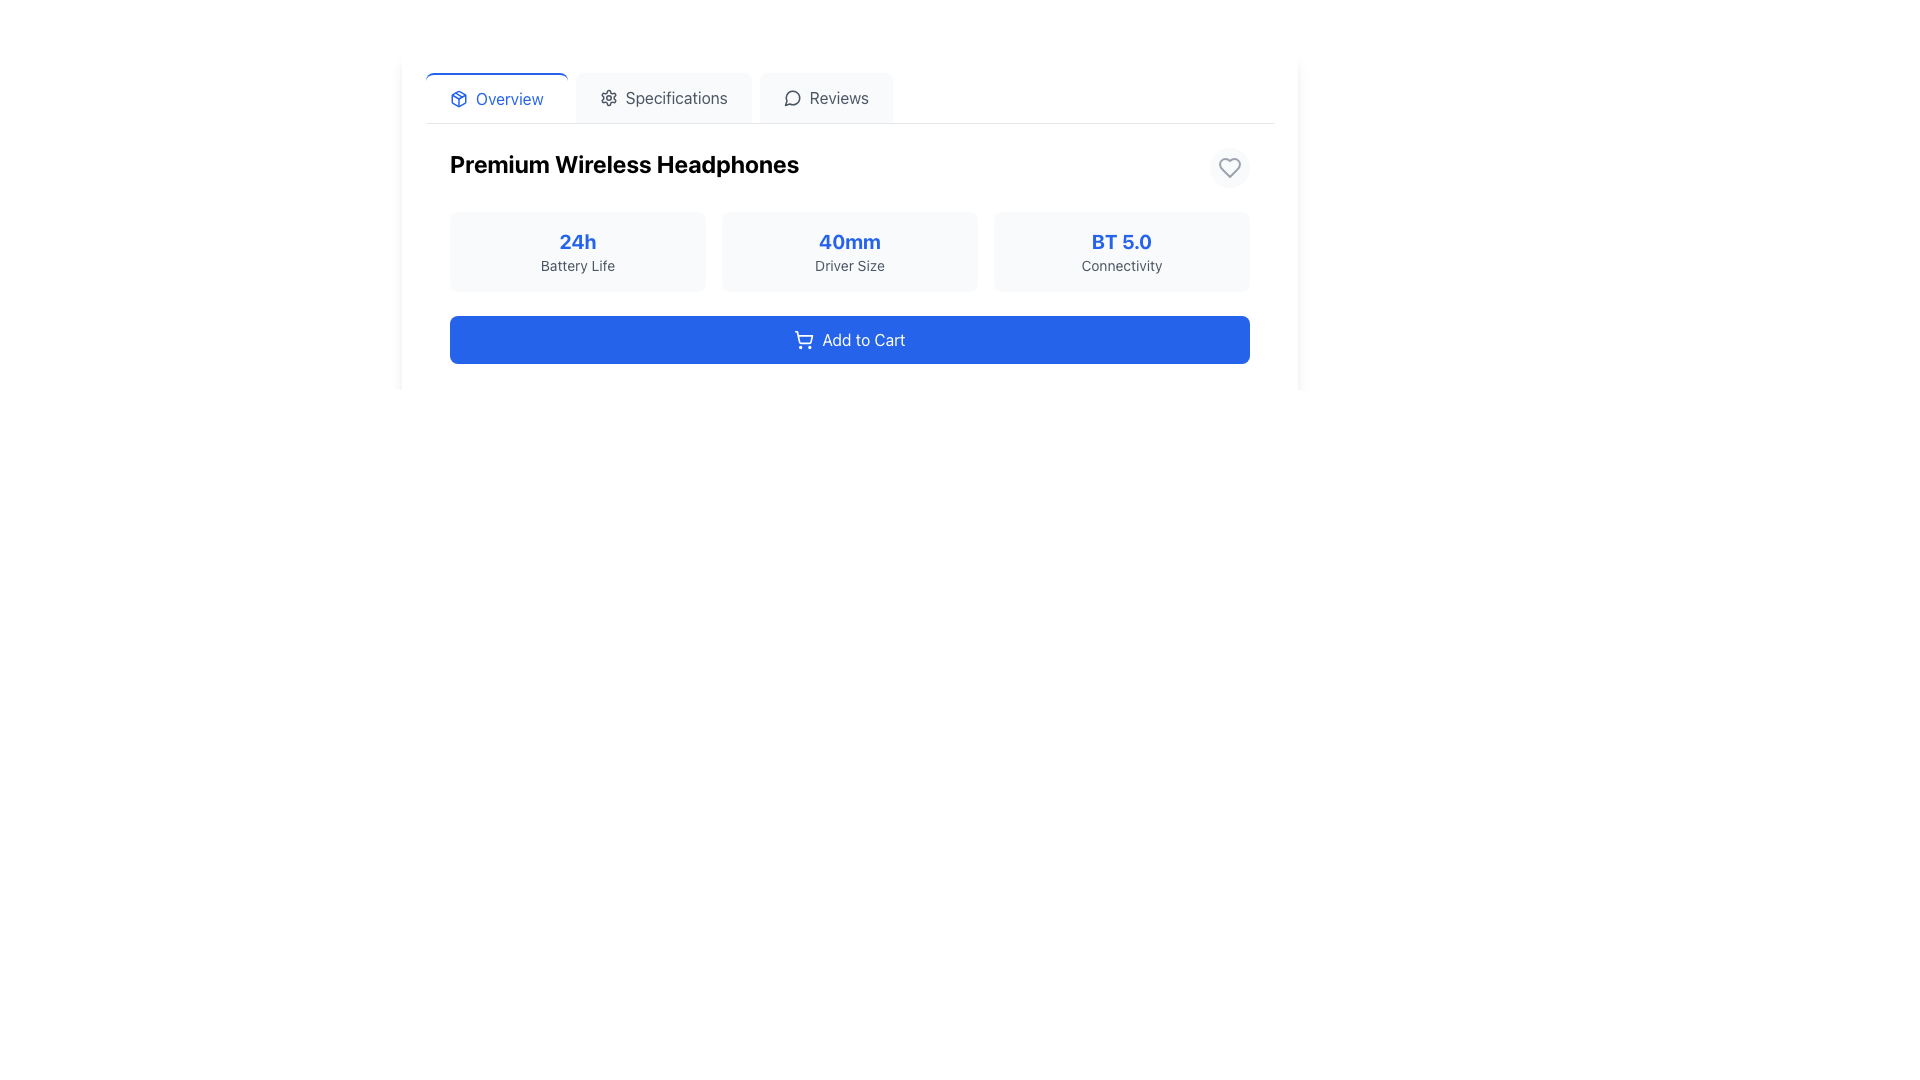  I want to click on the informational card displaying '24h' in bold blue font with 'Battery Life' below it, located in the upper-middle section of the interface, so click(576, 250).